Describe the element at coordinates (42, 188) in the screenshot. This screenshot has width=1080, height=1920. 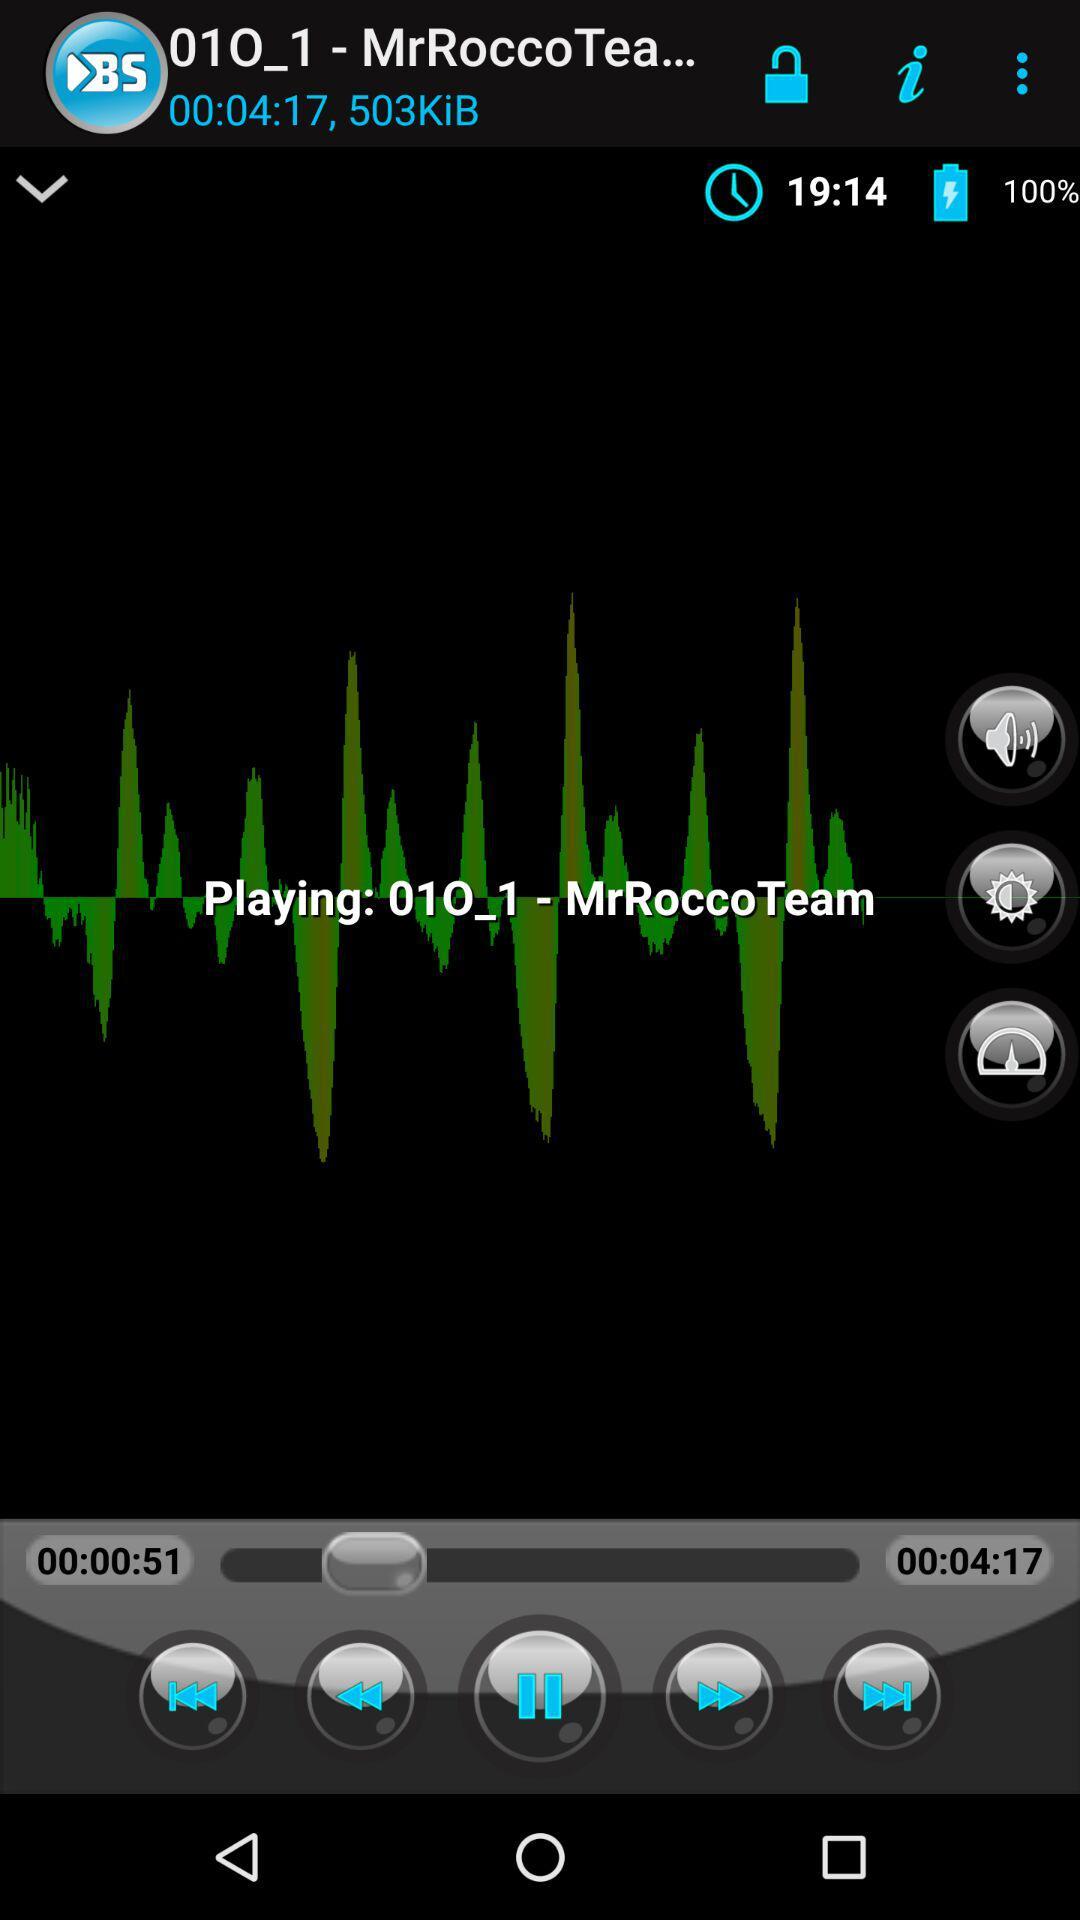
I see `the expand_more icon` at that location.